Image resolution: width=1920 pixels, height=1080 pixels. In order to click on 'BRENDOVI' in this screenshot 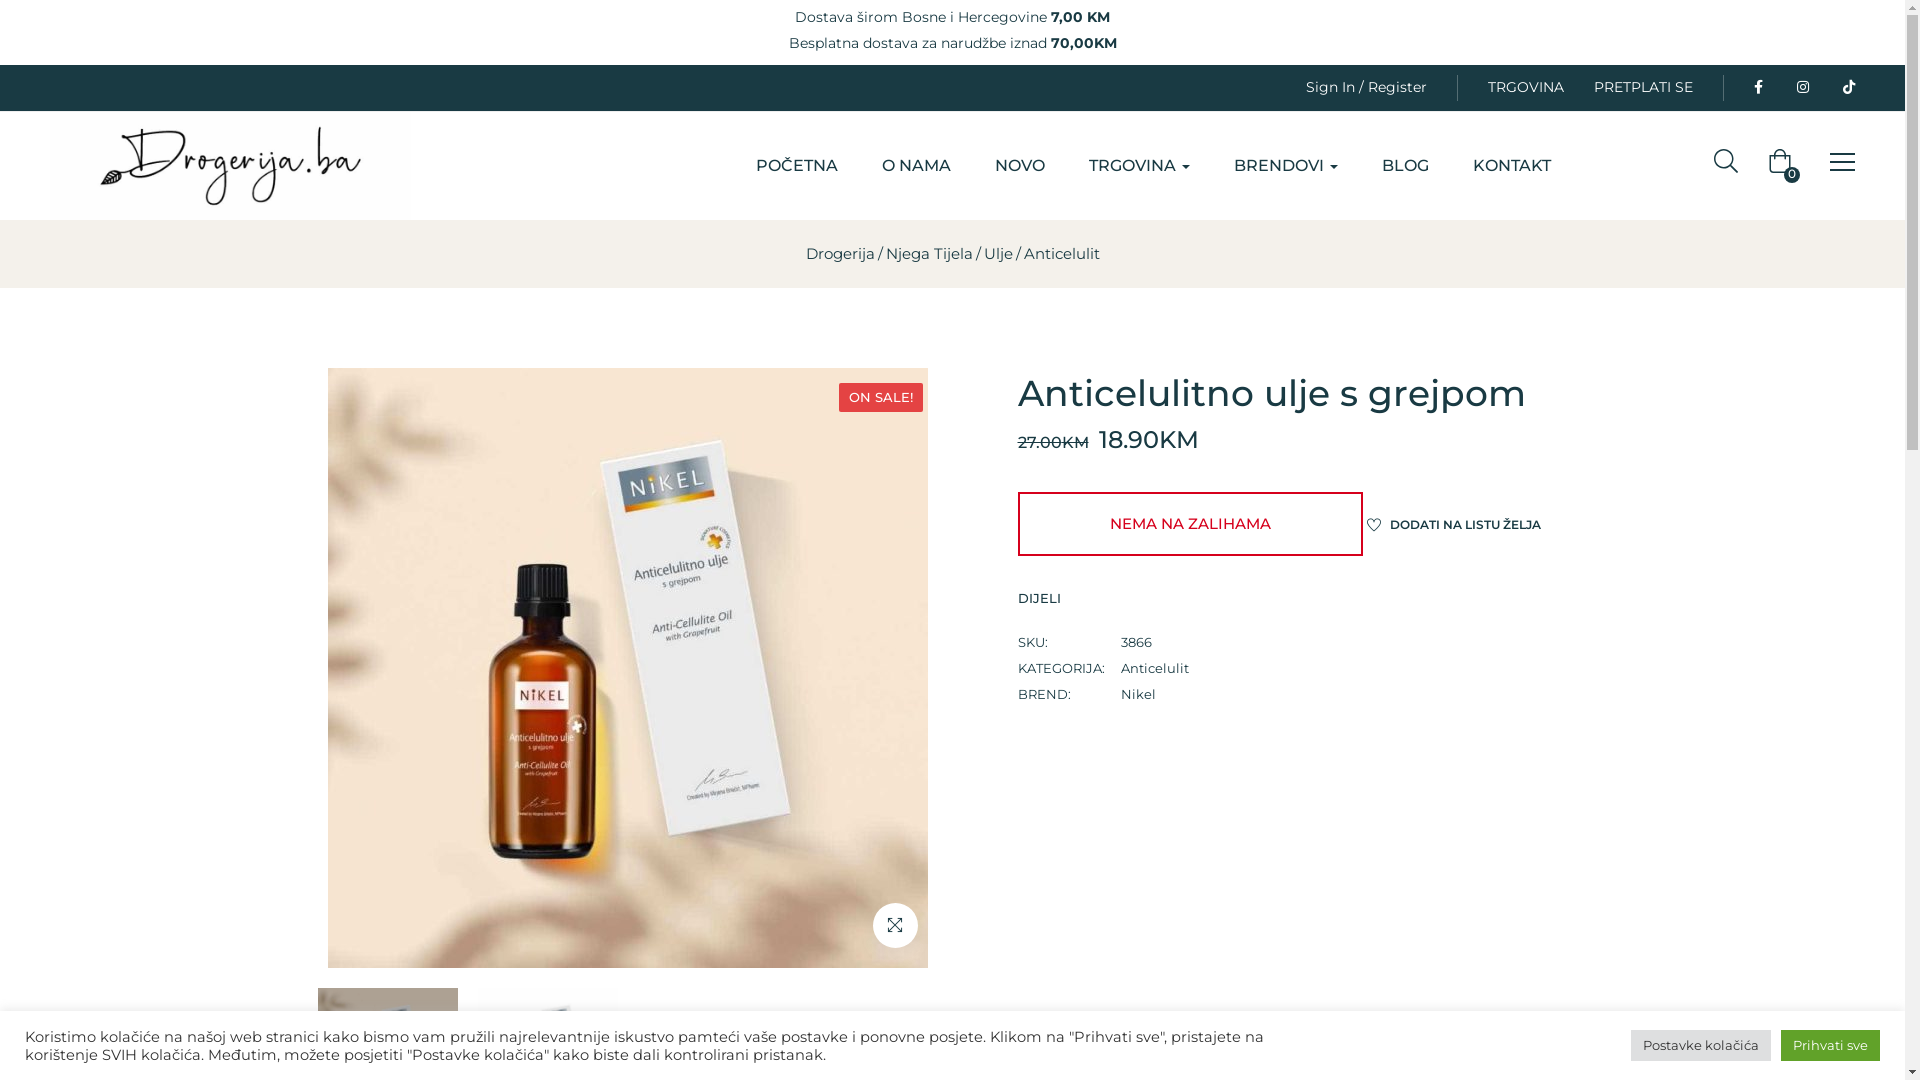, I will do `click(1286, 164)`.